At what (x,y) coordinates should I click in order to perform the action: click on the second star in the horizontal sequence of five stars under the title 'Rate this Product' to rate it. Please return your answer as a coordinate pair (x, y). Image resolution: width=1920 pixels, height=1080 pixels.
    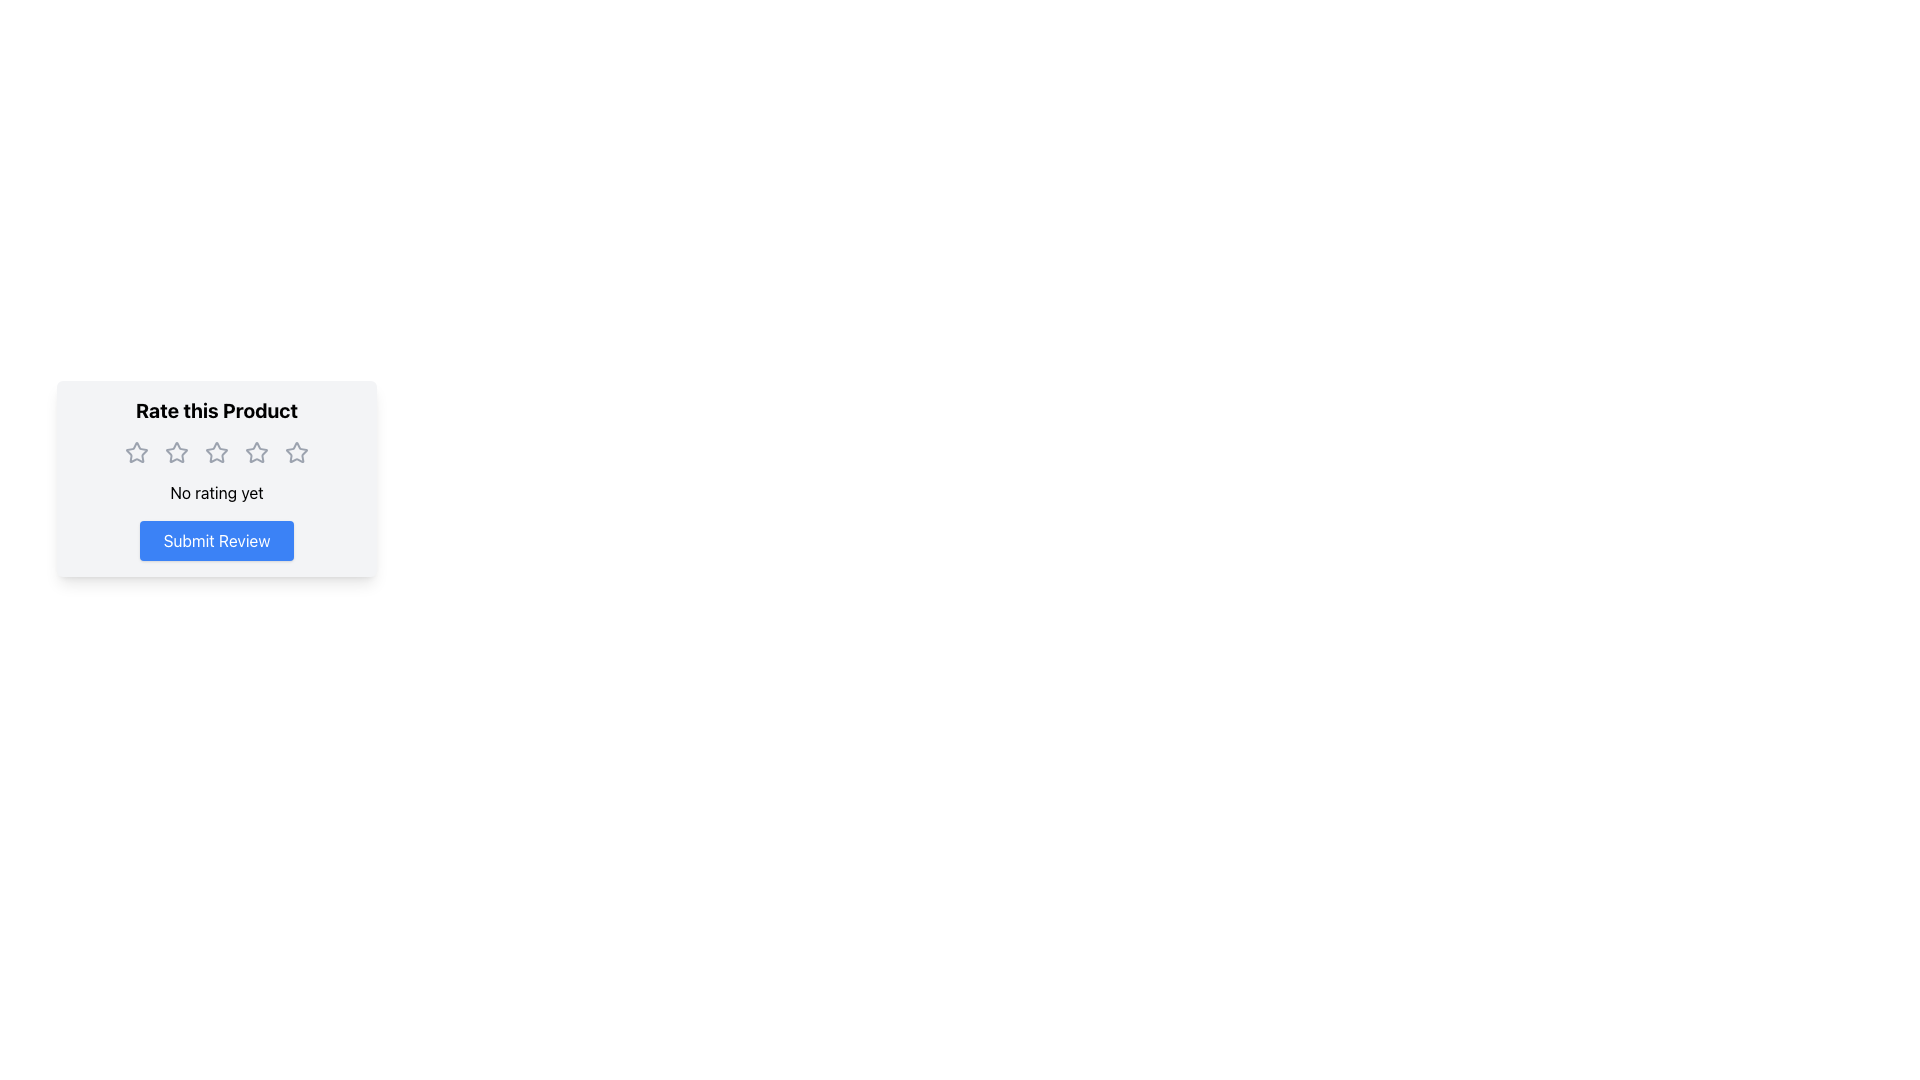
    Looking at the image, I should click on (177, 452).